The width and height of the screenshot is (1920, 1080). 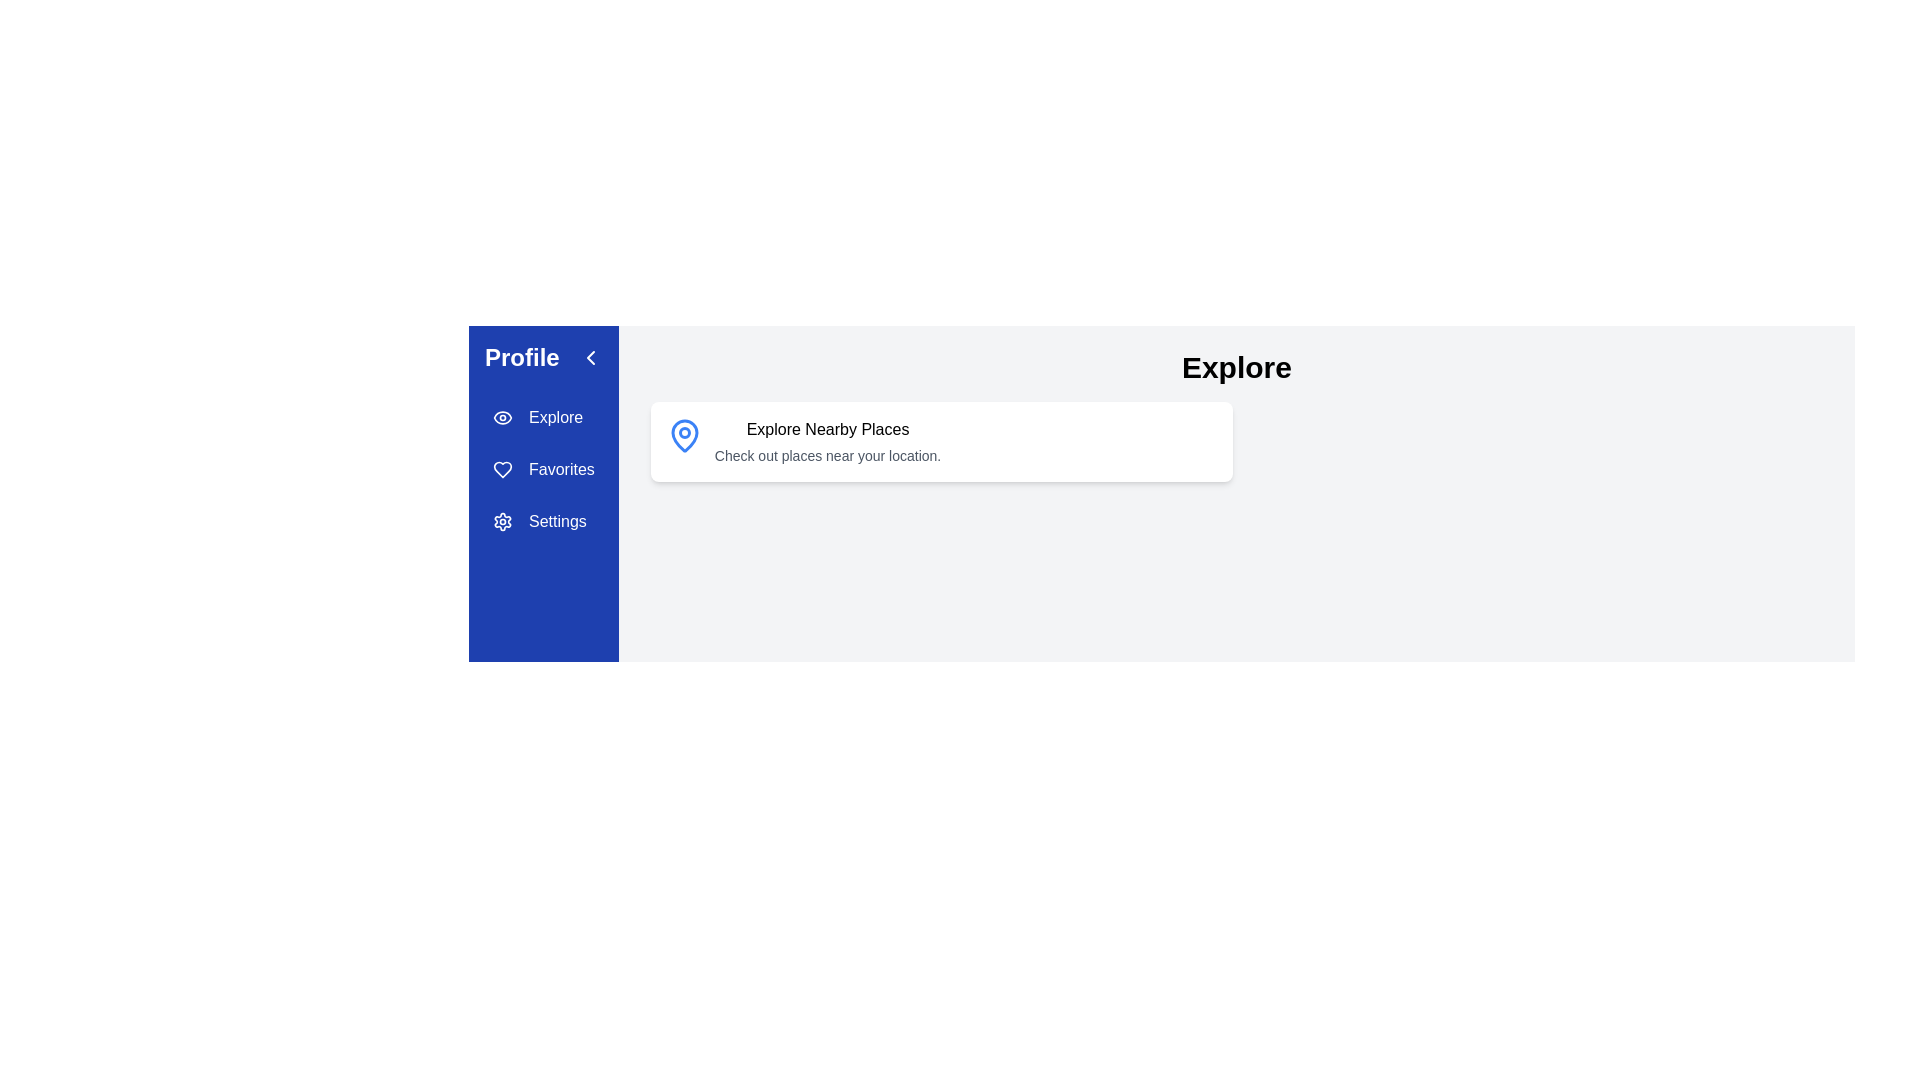 What do you see at coordinates (543, 357) in the screenshot?
I see `the label element that serves as a header for the sidebar, indicating the current section of the navigation area for accessibility navigation` at bounding box center [543, 357].